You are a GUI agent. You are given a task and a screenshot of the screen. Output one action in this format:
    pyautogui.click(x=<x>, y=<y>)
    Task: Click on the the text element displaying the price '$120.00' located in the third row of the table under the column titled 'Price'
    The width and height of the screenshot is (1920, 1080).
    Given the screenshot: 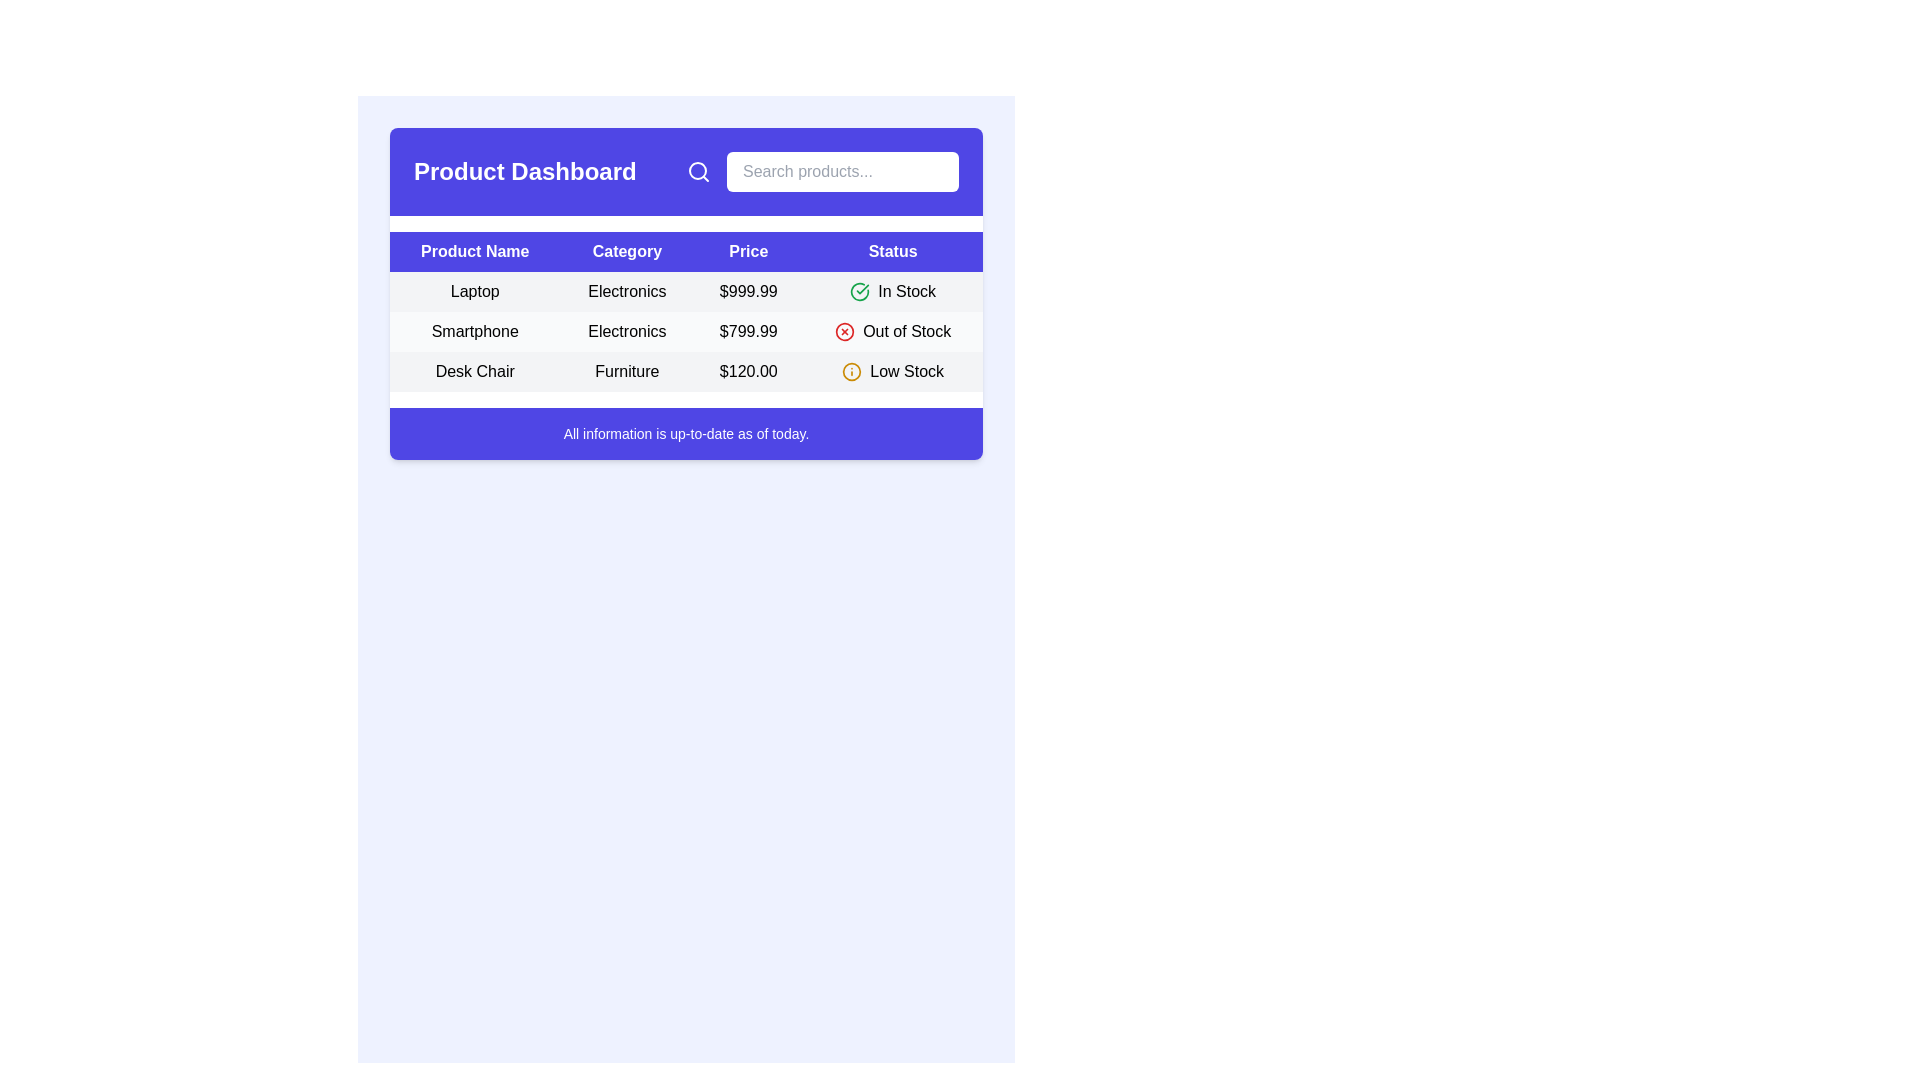 What is the action you would take?
    pyautogui.click(x=747, y=371)
    